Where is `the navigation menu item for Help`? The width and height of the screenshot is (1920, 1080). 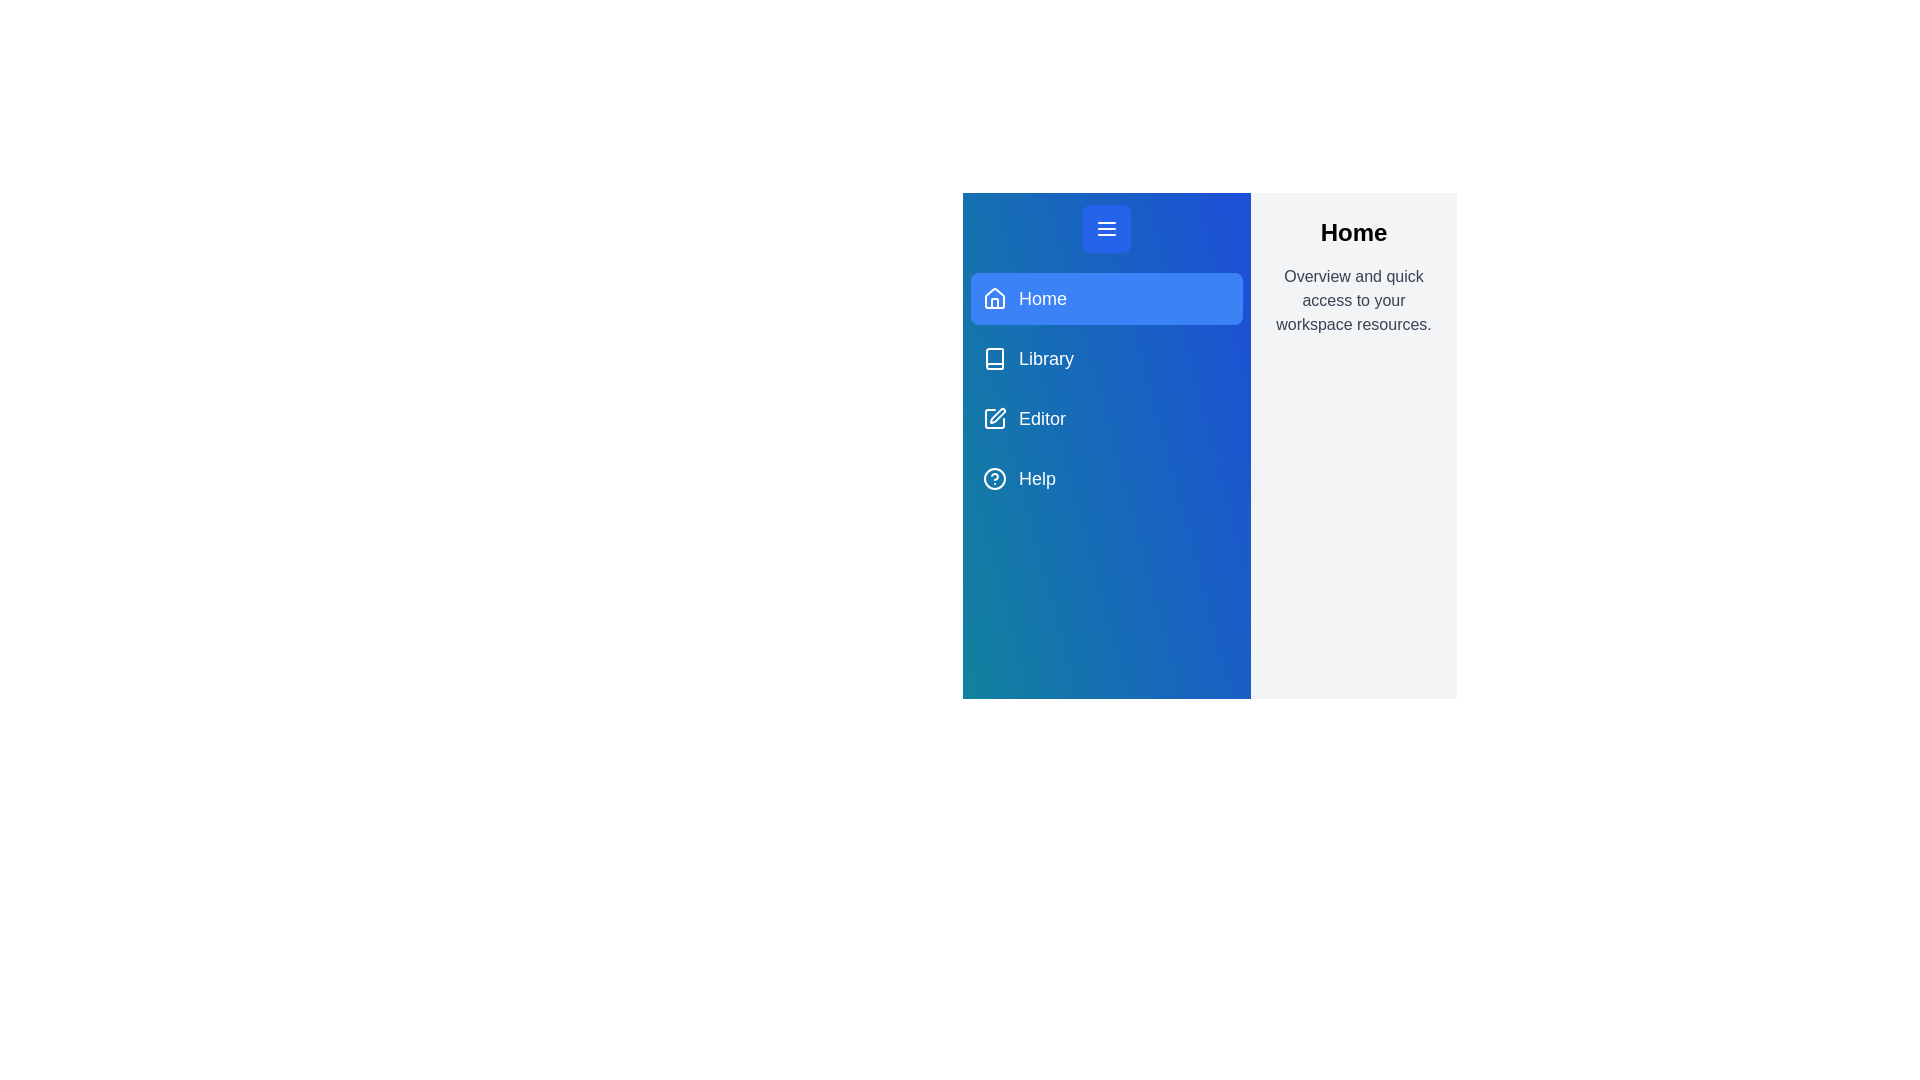
the navigation menu item for Help is located at coordinates (1106, 478).